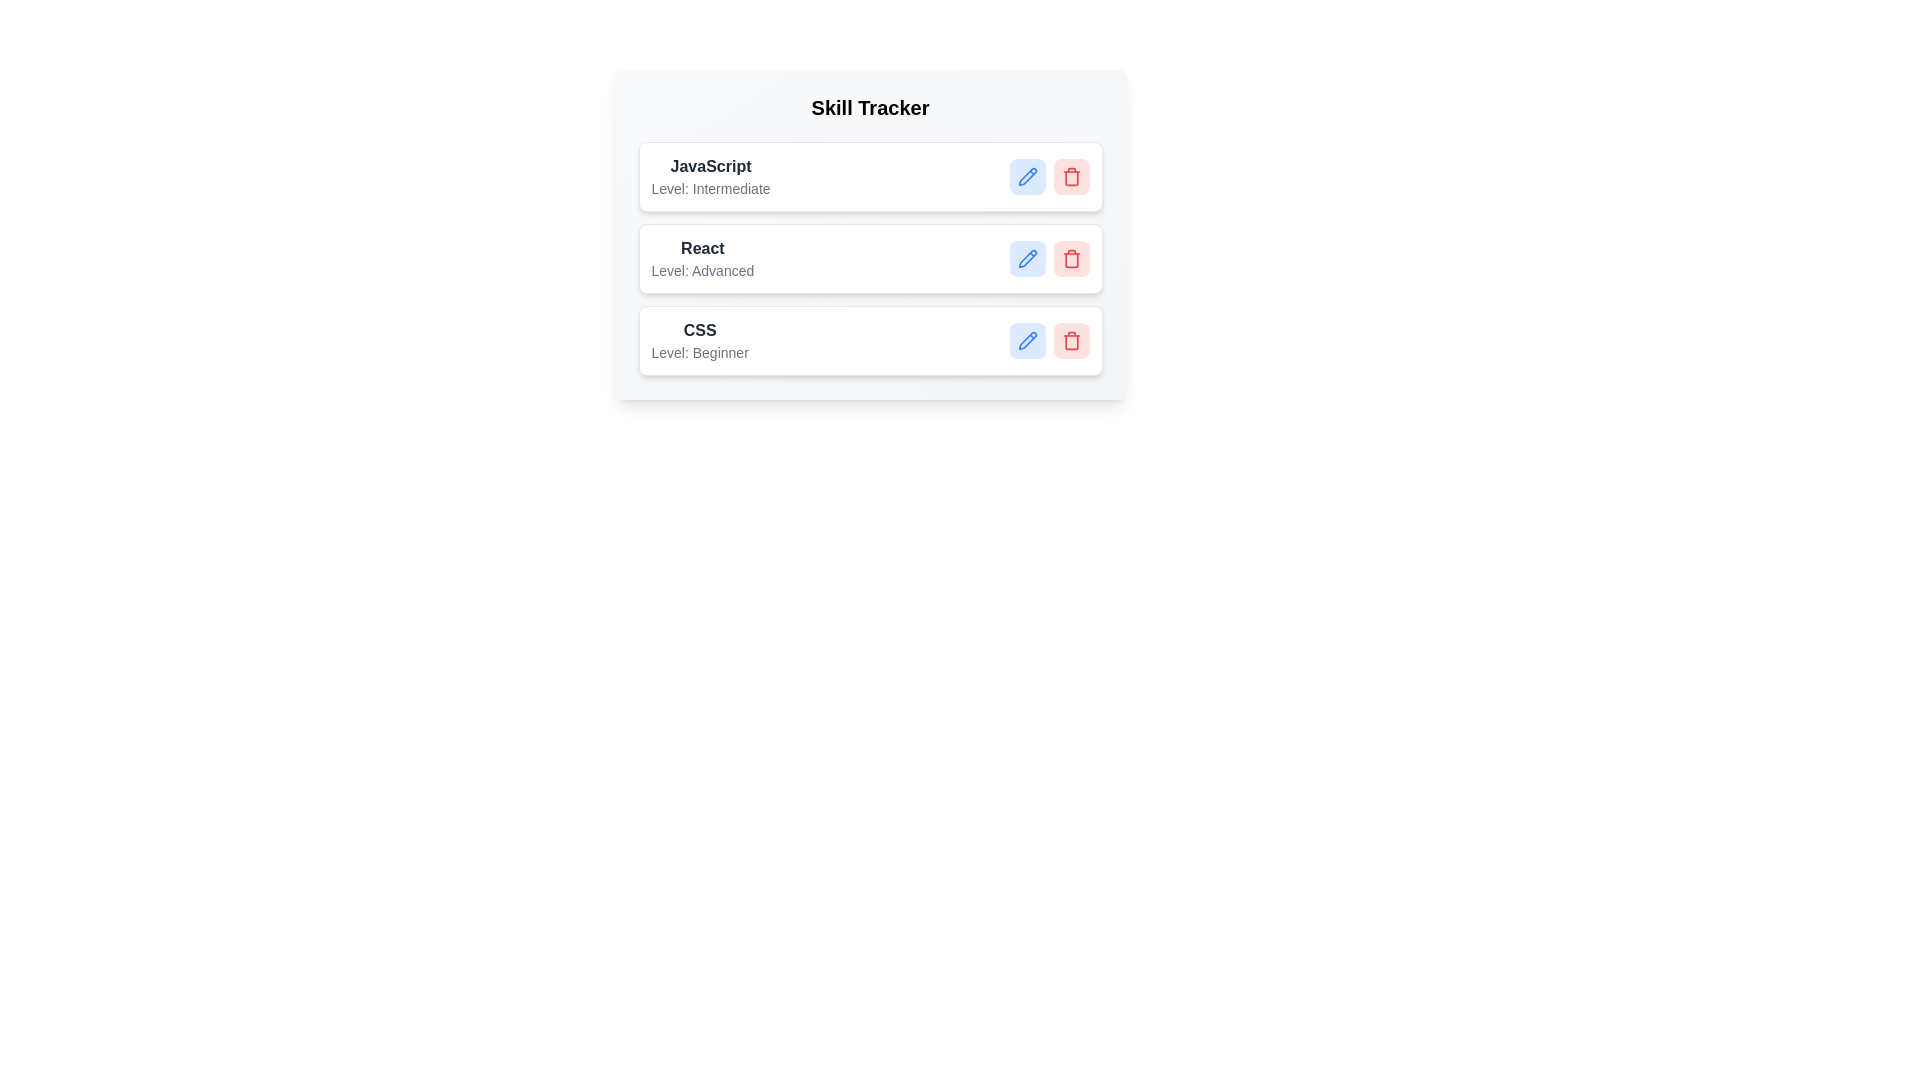  I want to click on the text of a skill name React, so click(701, 248).